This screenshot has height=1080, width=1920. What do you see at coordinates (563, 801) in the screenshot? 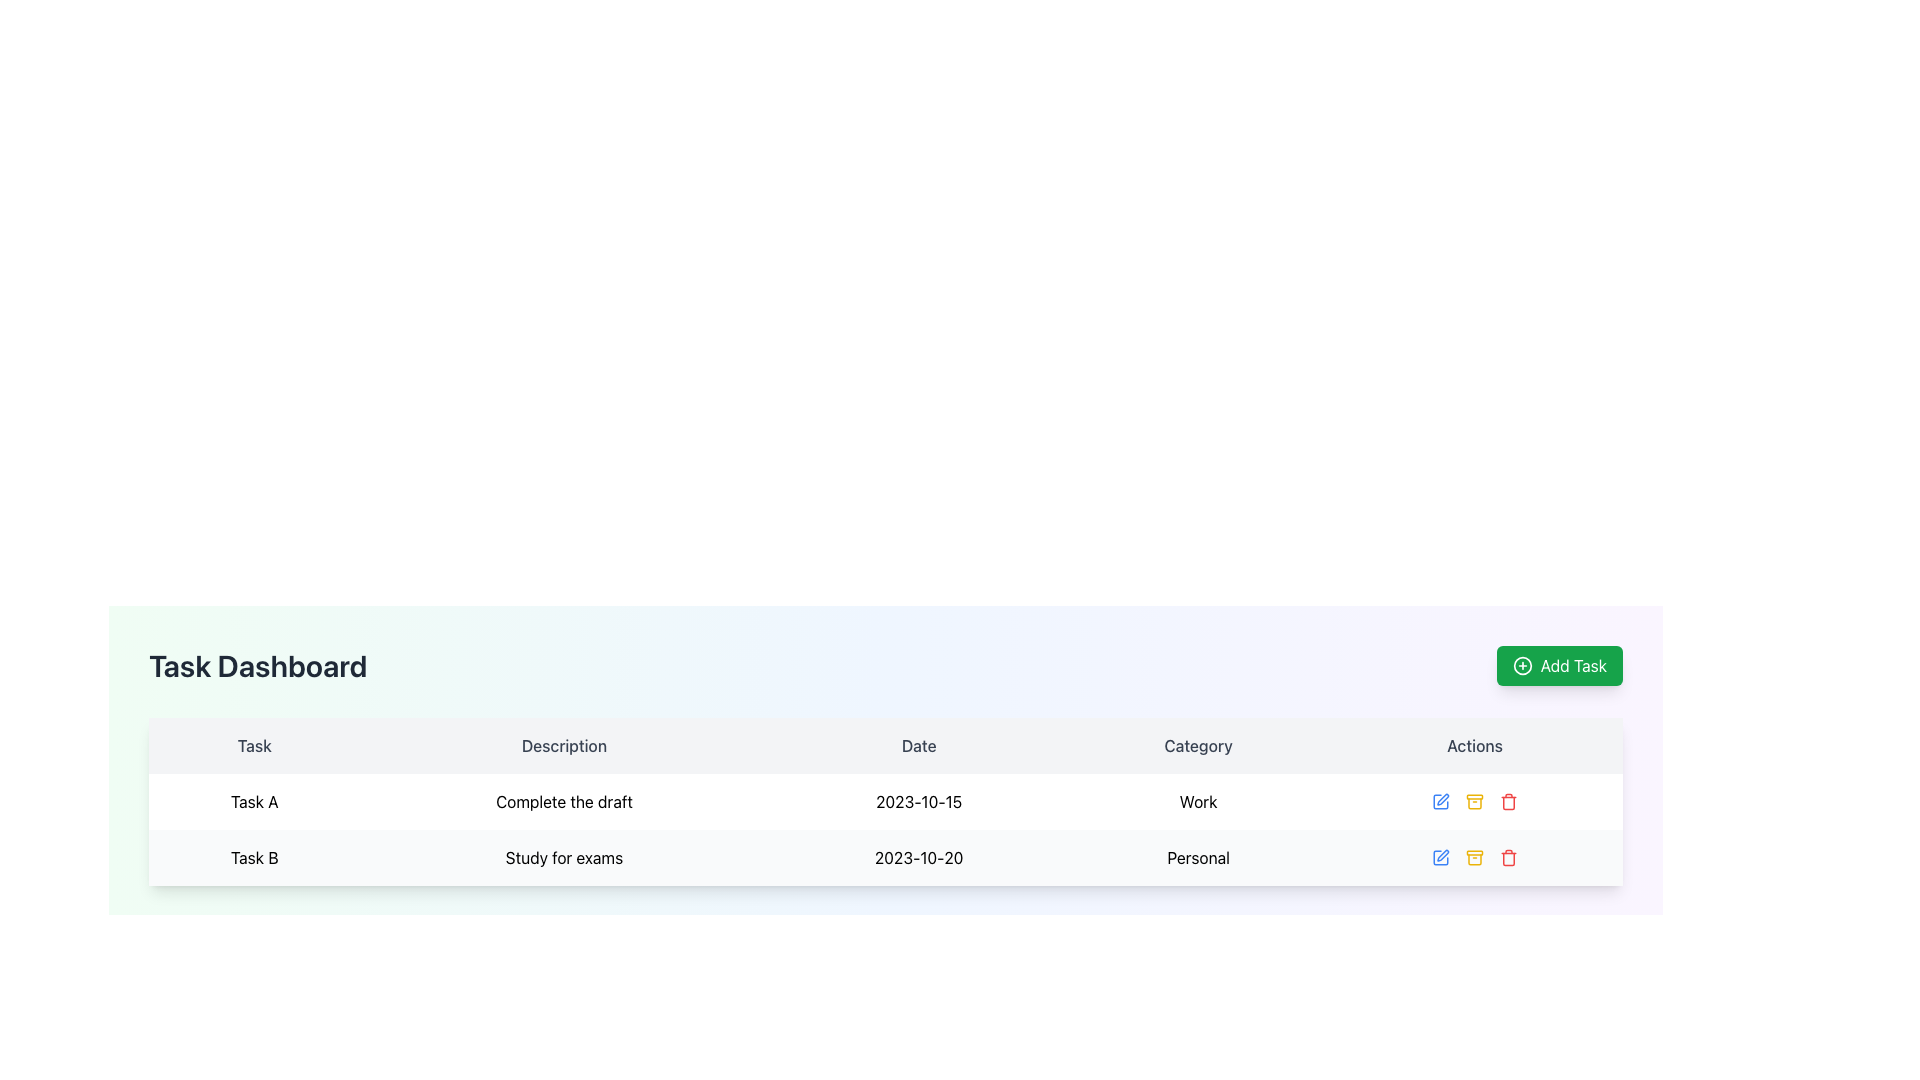
I see `the text block displaying 'Complete the draft' in the 'Task Dashboard' table, located in the second column of the row titled 'Task A'` at bounding box center [563, 801].